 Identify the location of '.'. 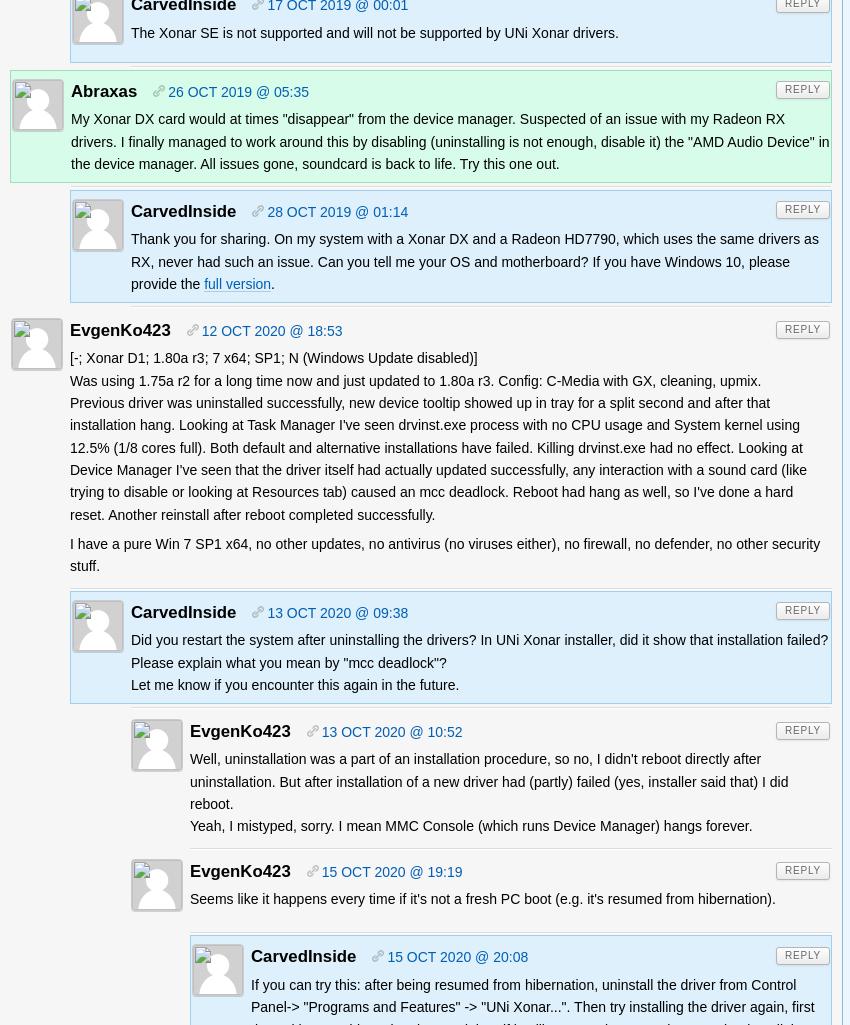
(269, 283).